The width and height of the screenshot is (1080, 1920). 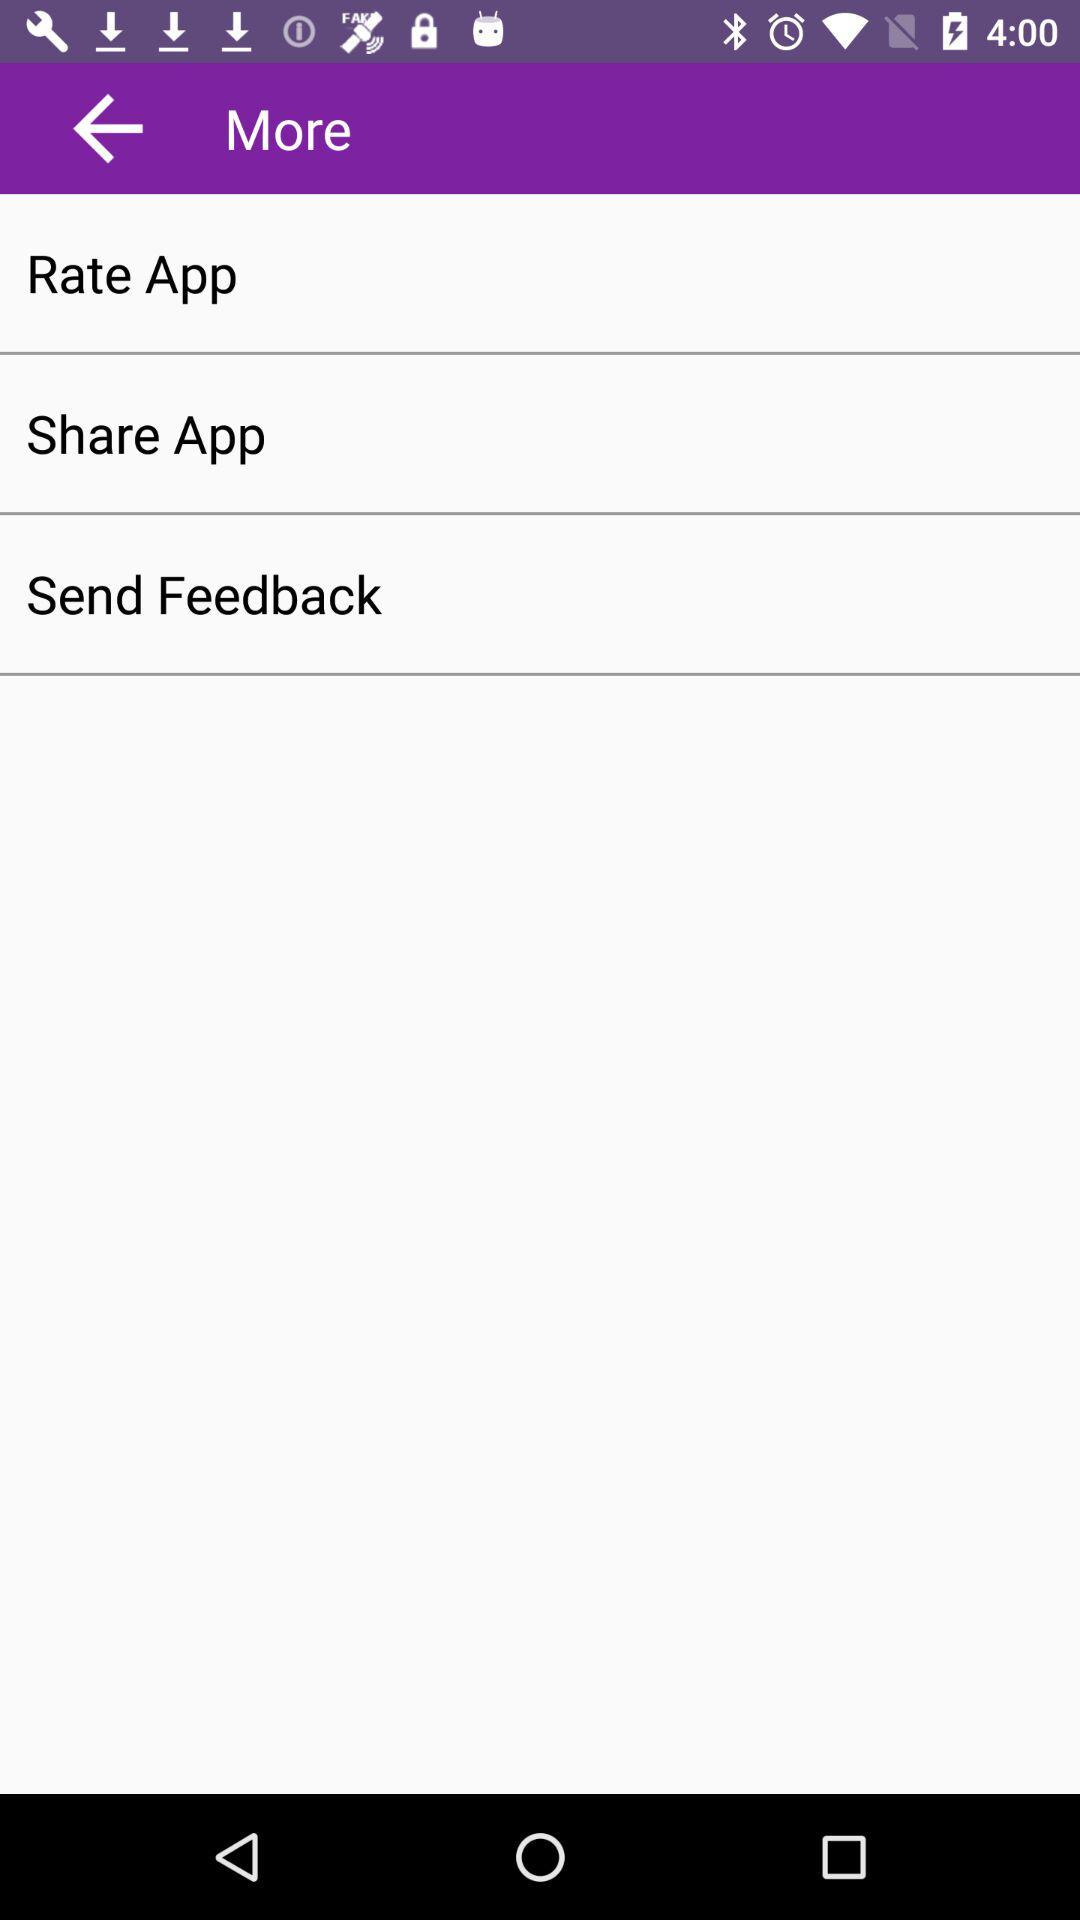 I want to click on go back, so click(x=108, y=127).